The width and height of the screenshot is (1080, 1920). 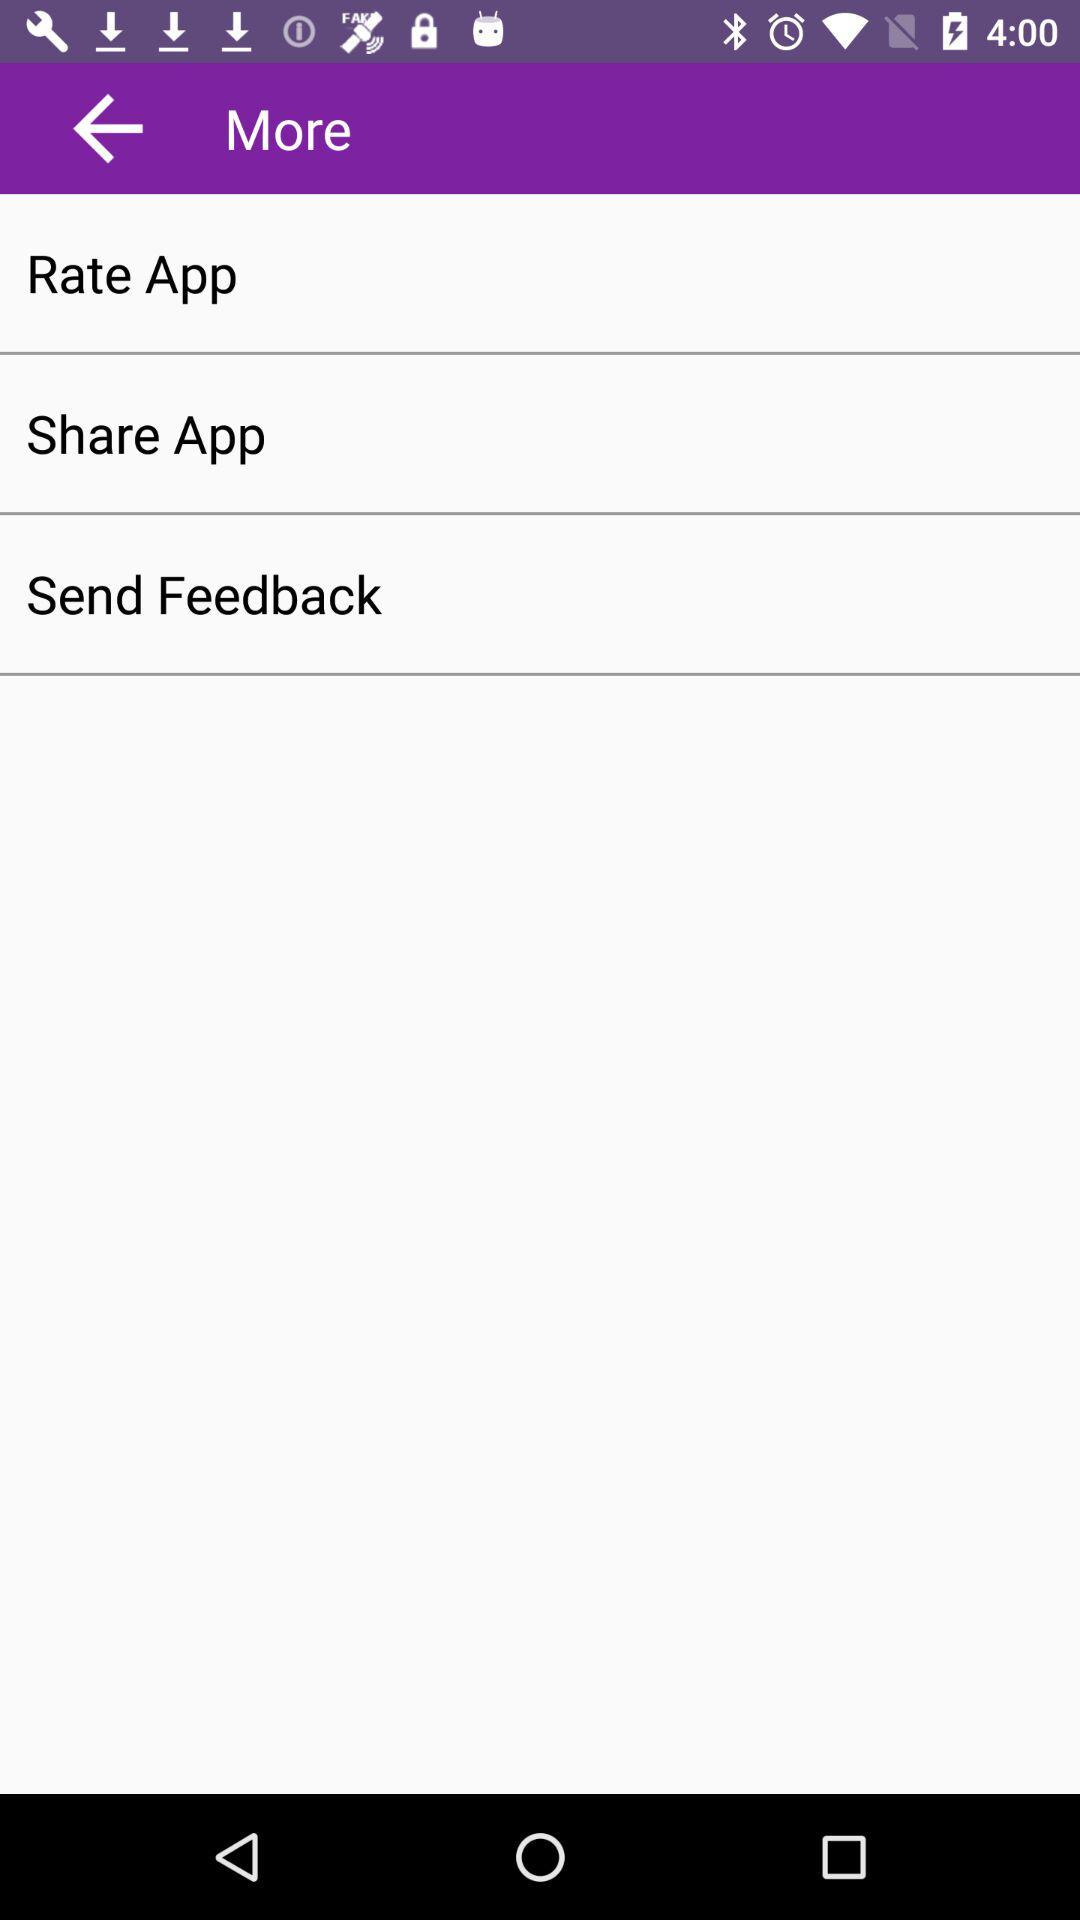 I want to click on go back, so click(x=108, y=127).